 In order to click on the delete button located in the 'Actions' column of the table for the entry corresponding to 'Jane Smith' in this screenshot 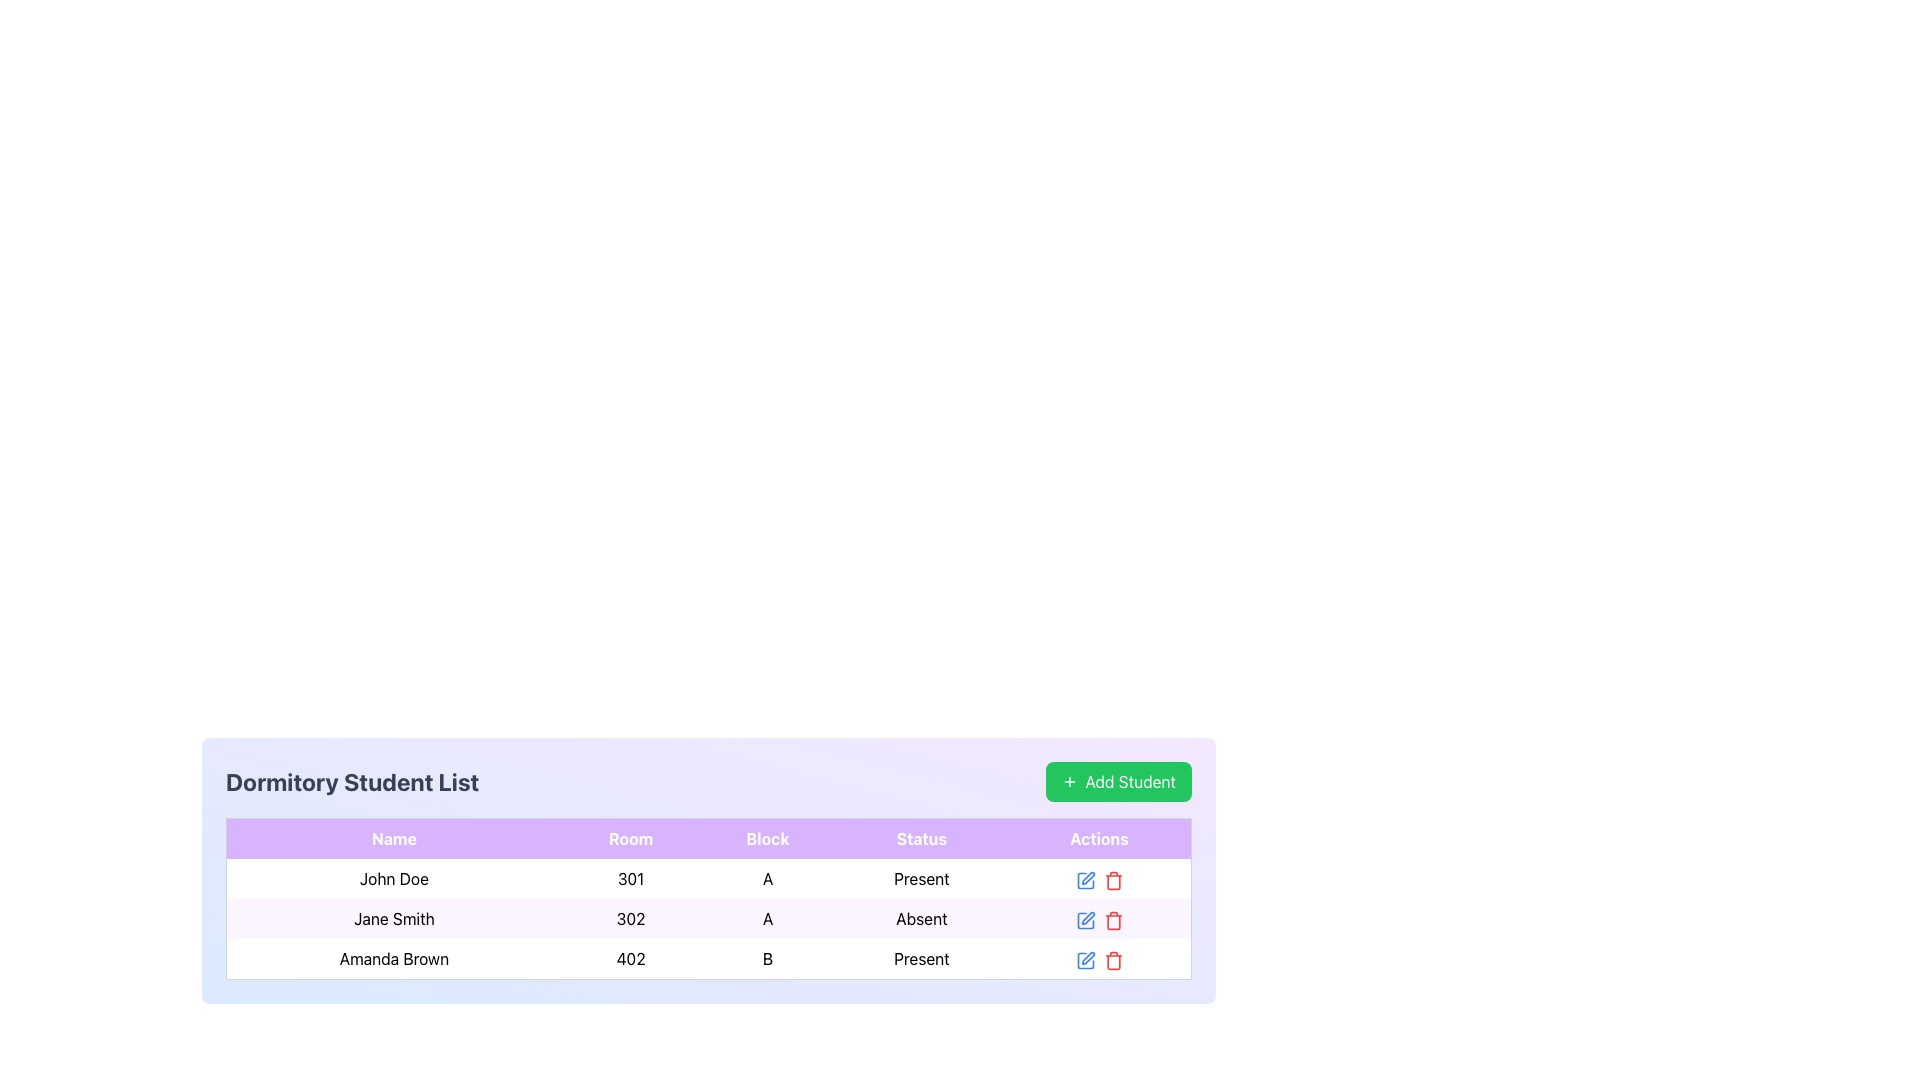, I will do `click(1112, 918)`.